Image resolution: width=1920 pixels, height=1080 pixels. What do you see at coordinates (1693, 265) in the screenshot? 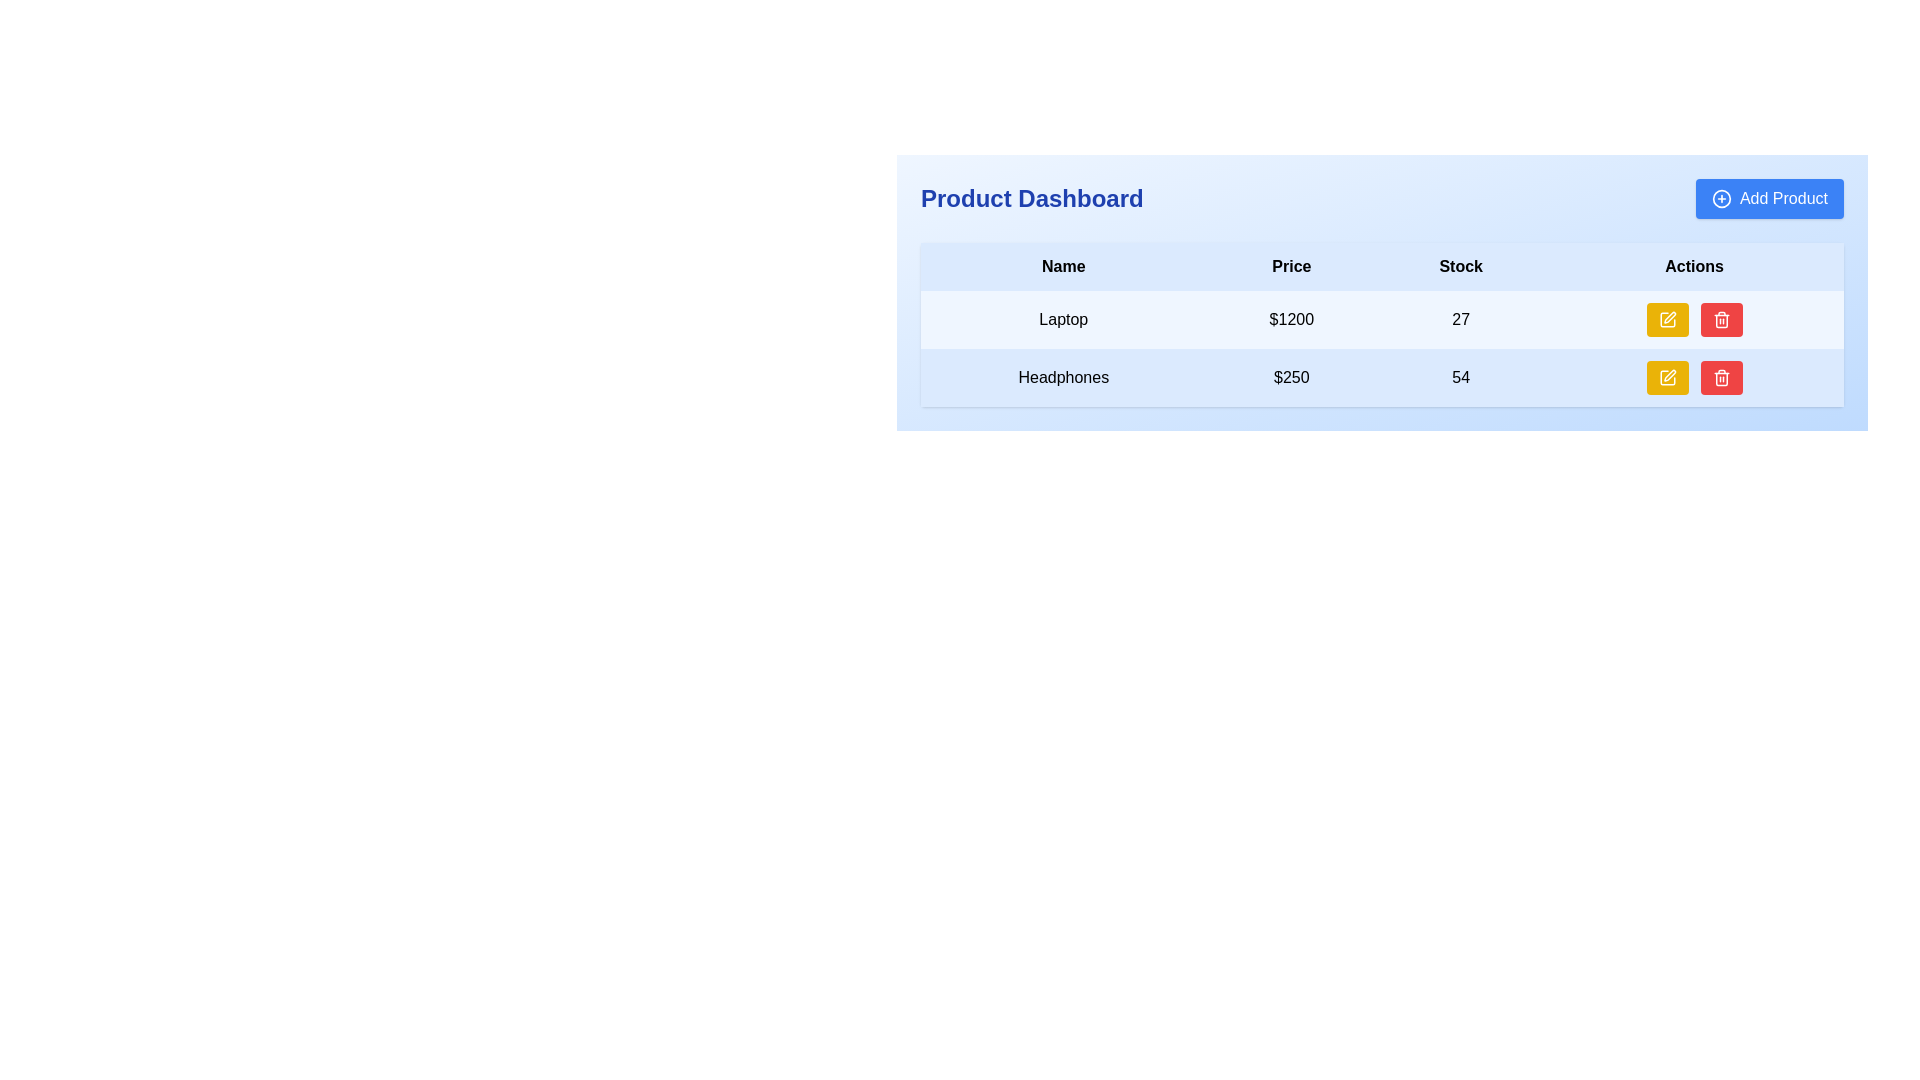
I see `the 'Actions' text label in the table header, which is bold and black on a light blue background, located at the far-right side of the header row` at bounding box center [1693, 265].